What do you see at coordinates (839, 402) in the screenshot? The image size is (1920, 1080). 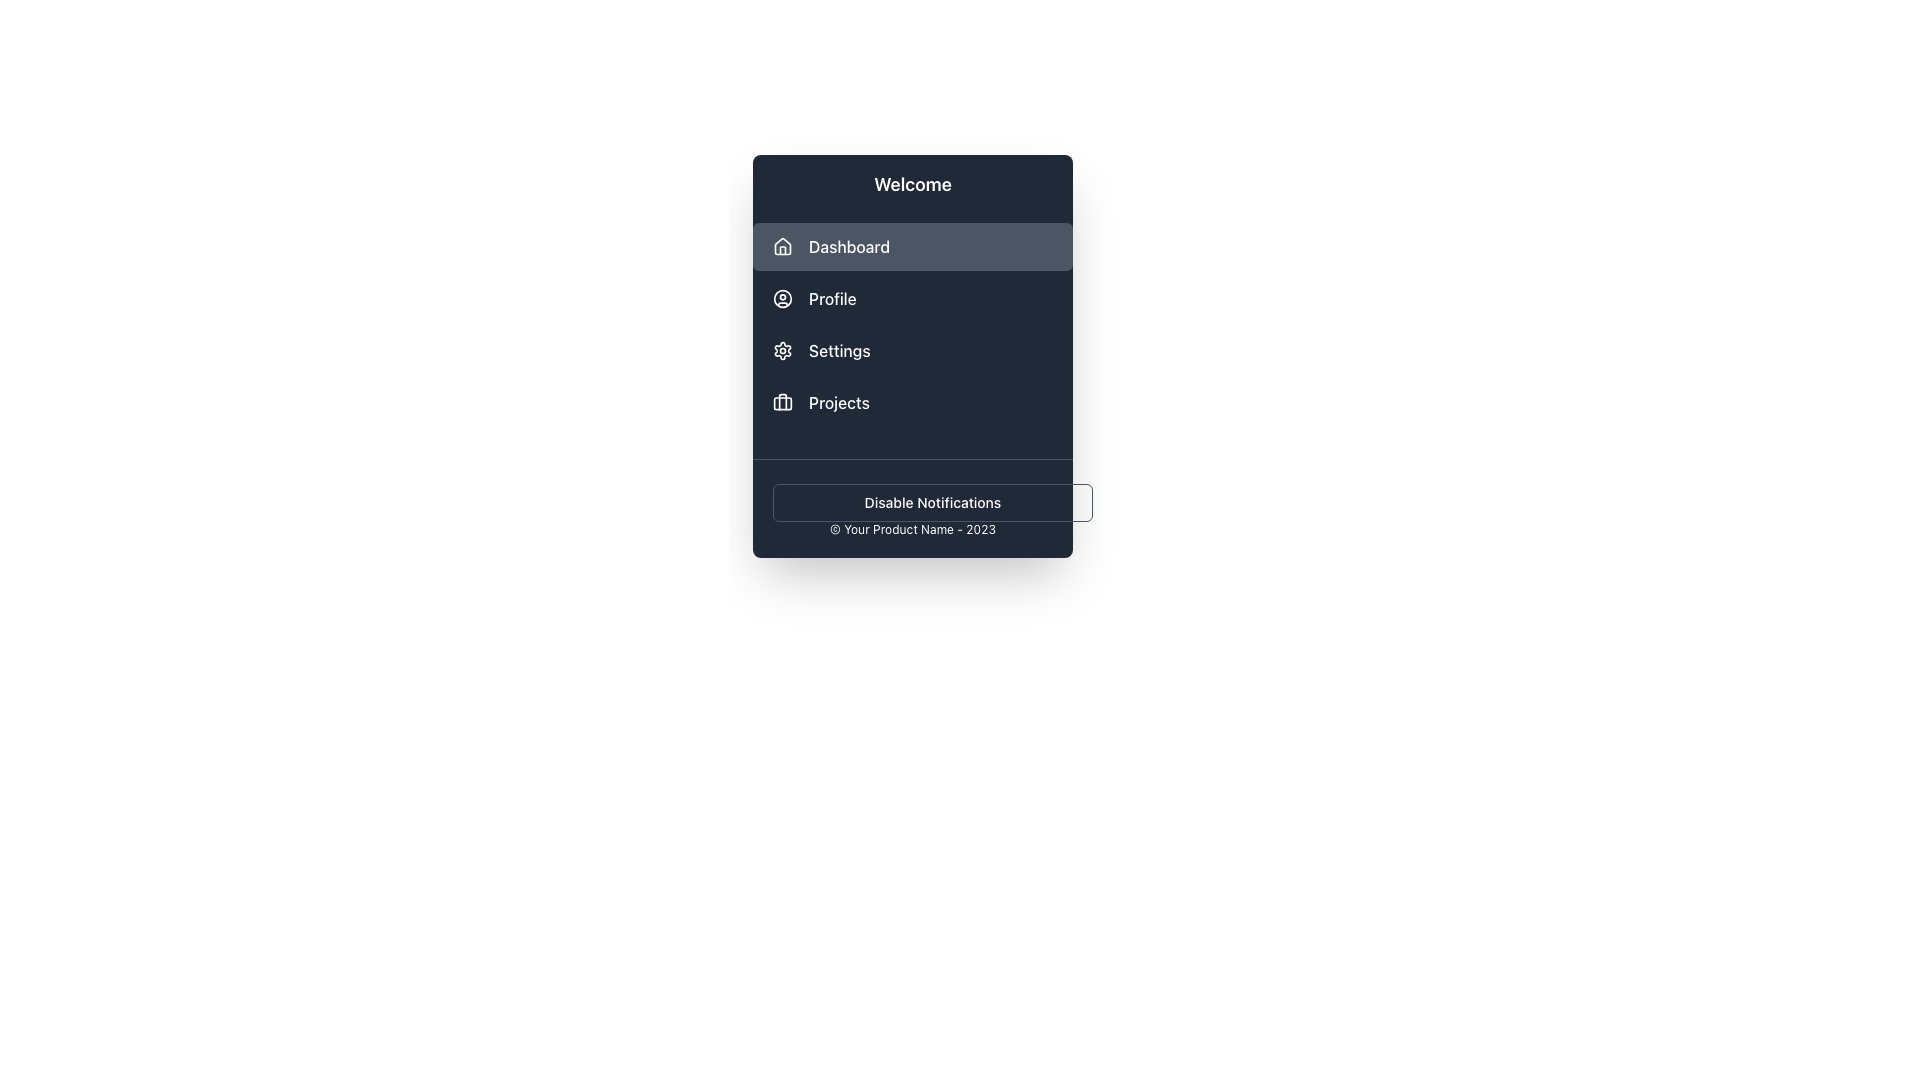 I see `the 'Projects' text label in the sidebar menu` at bounding box center [839, 402].